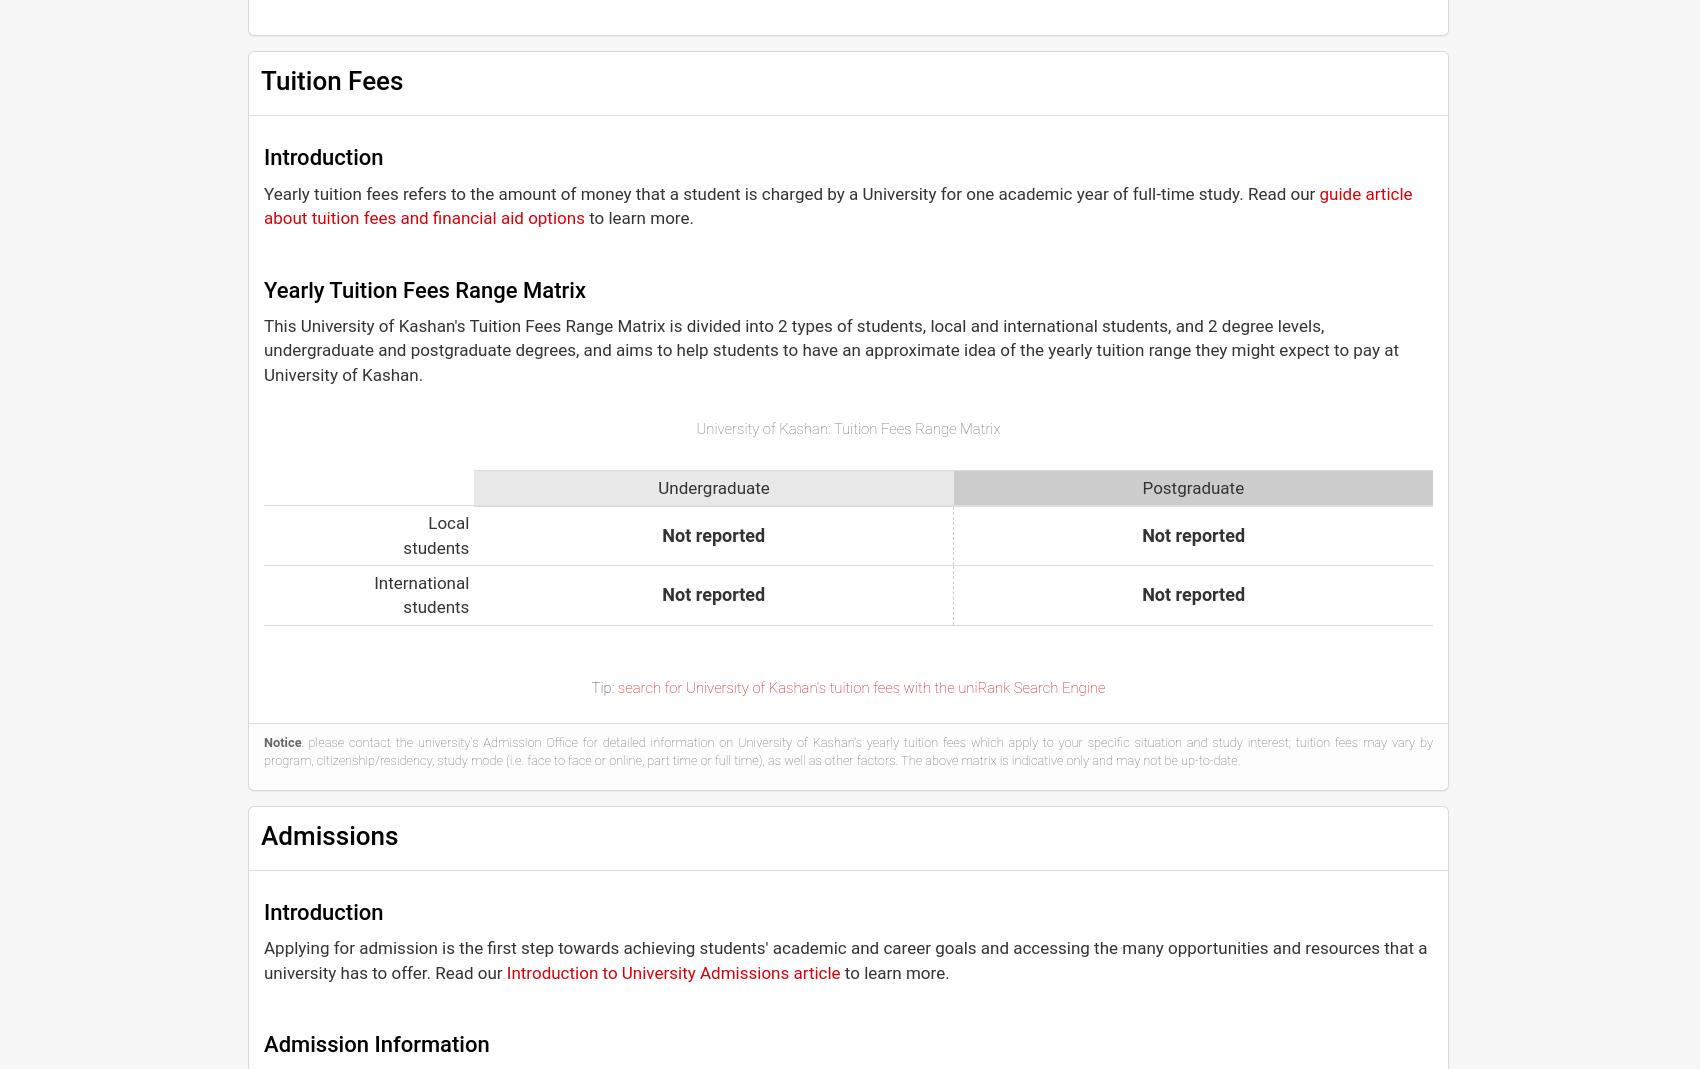  What do you see at coordinates (420, 583) in the screenshot?
I see `'International'` at bounding box center [420, 583].